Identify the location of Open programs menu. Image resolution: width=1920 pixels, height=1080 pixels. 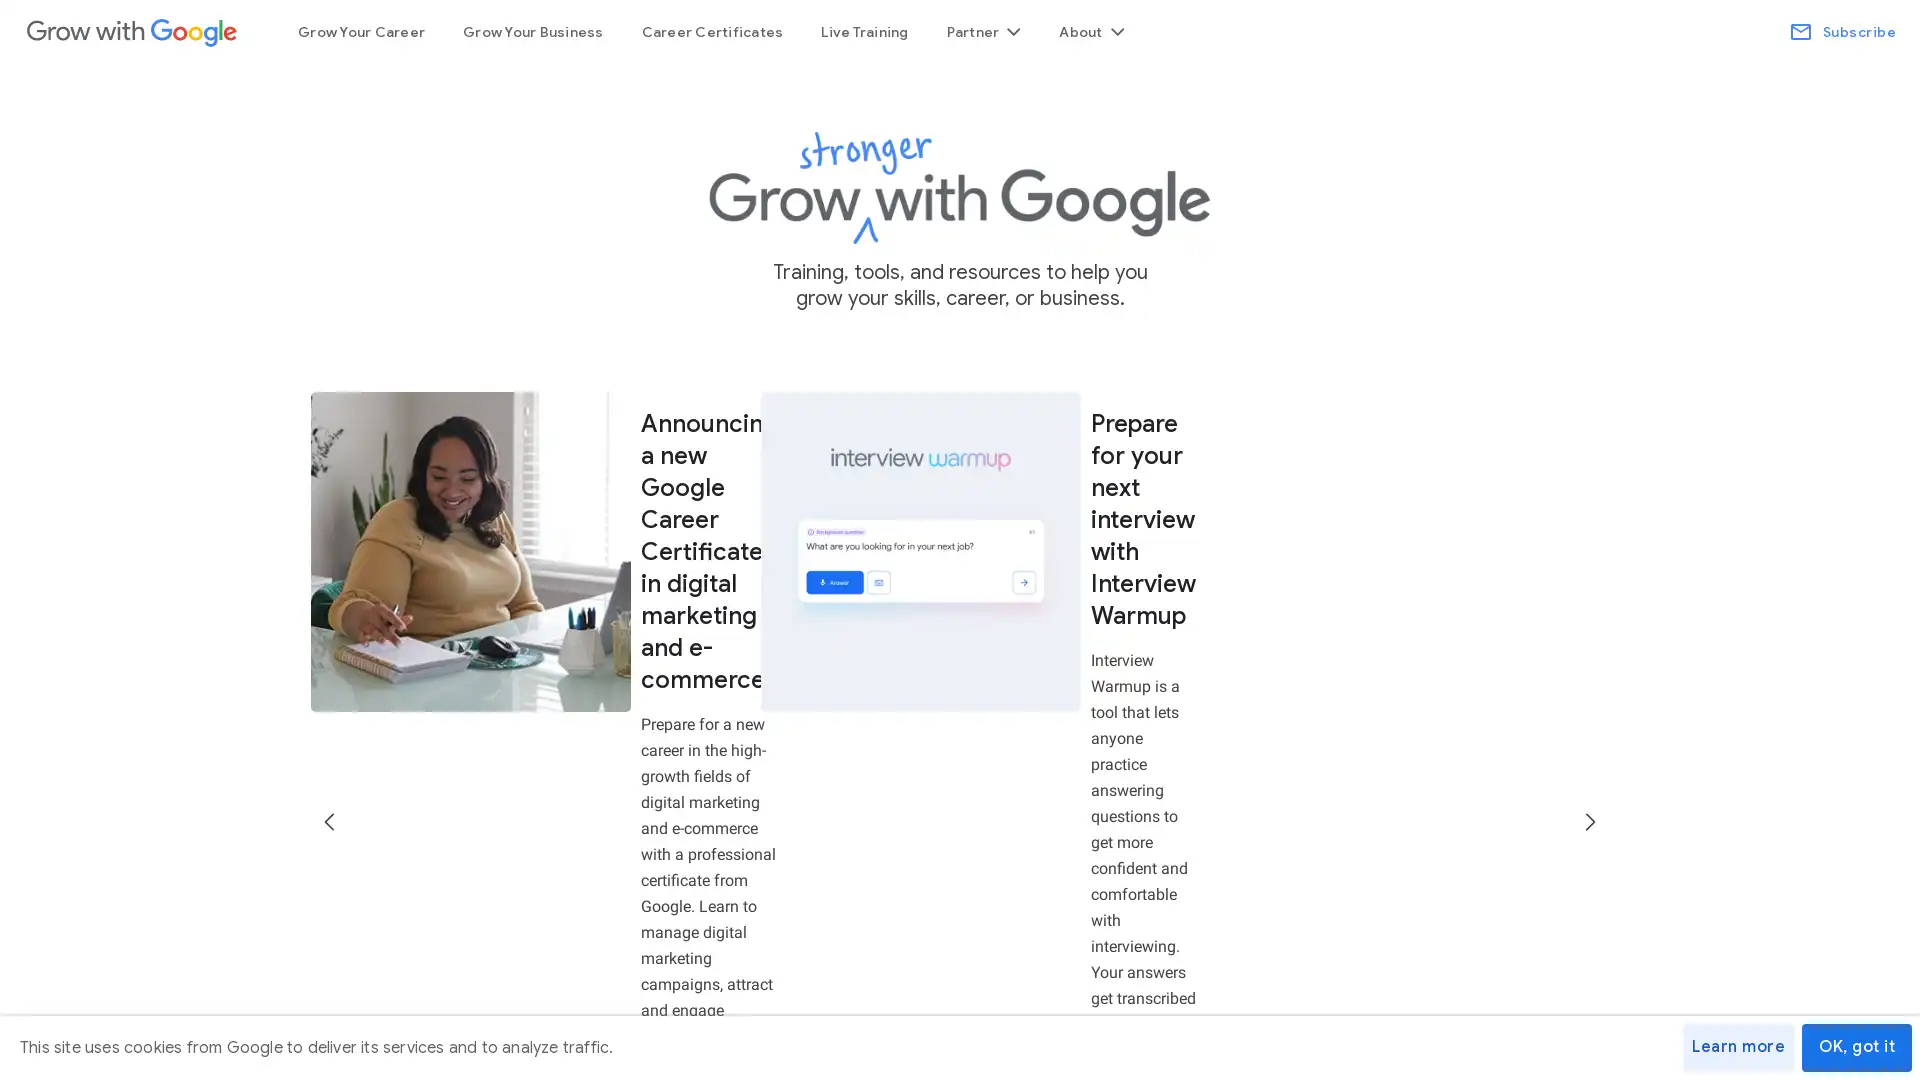
(983, 31).